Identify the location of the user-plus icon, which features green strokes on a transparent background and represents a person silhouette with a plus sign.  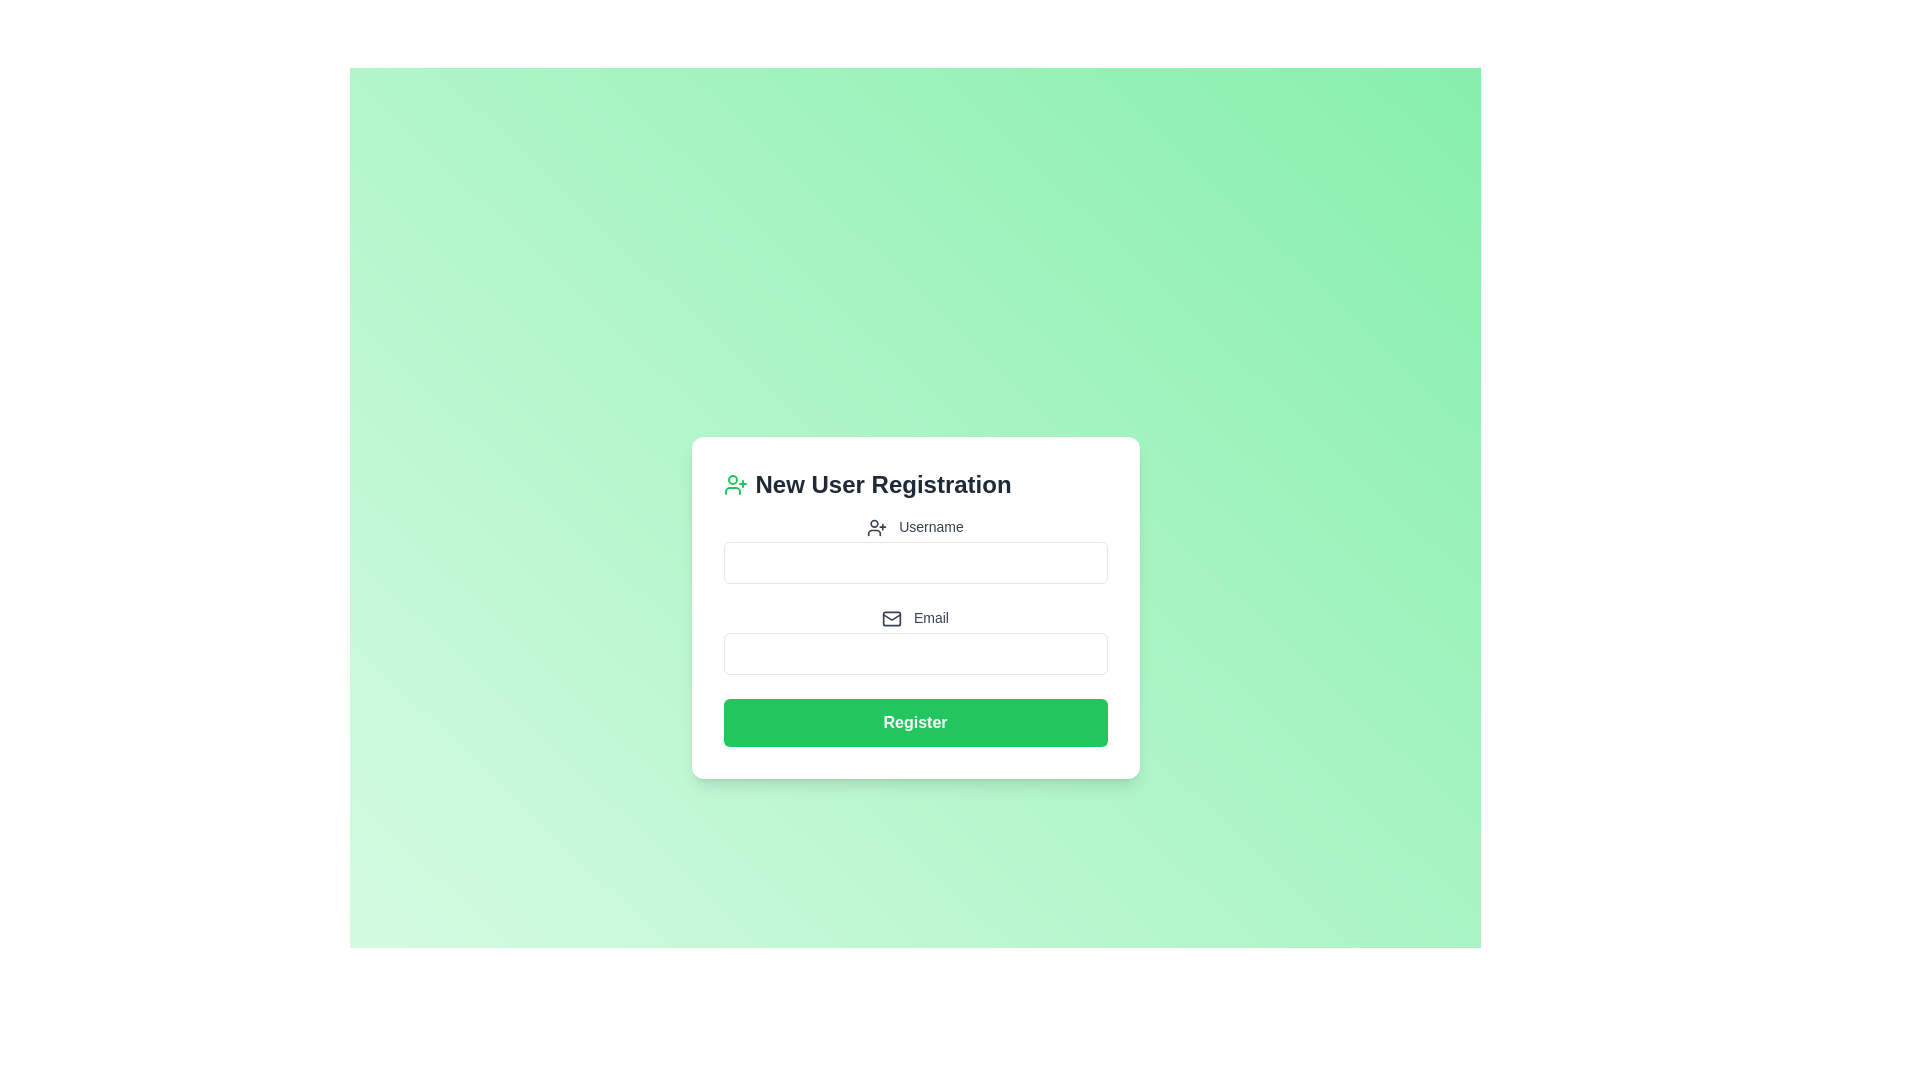
(734, 484).